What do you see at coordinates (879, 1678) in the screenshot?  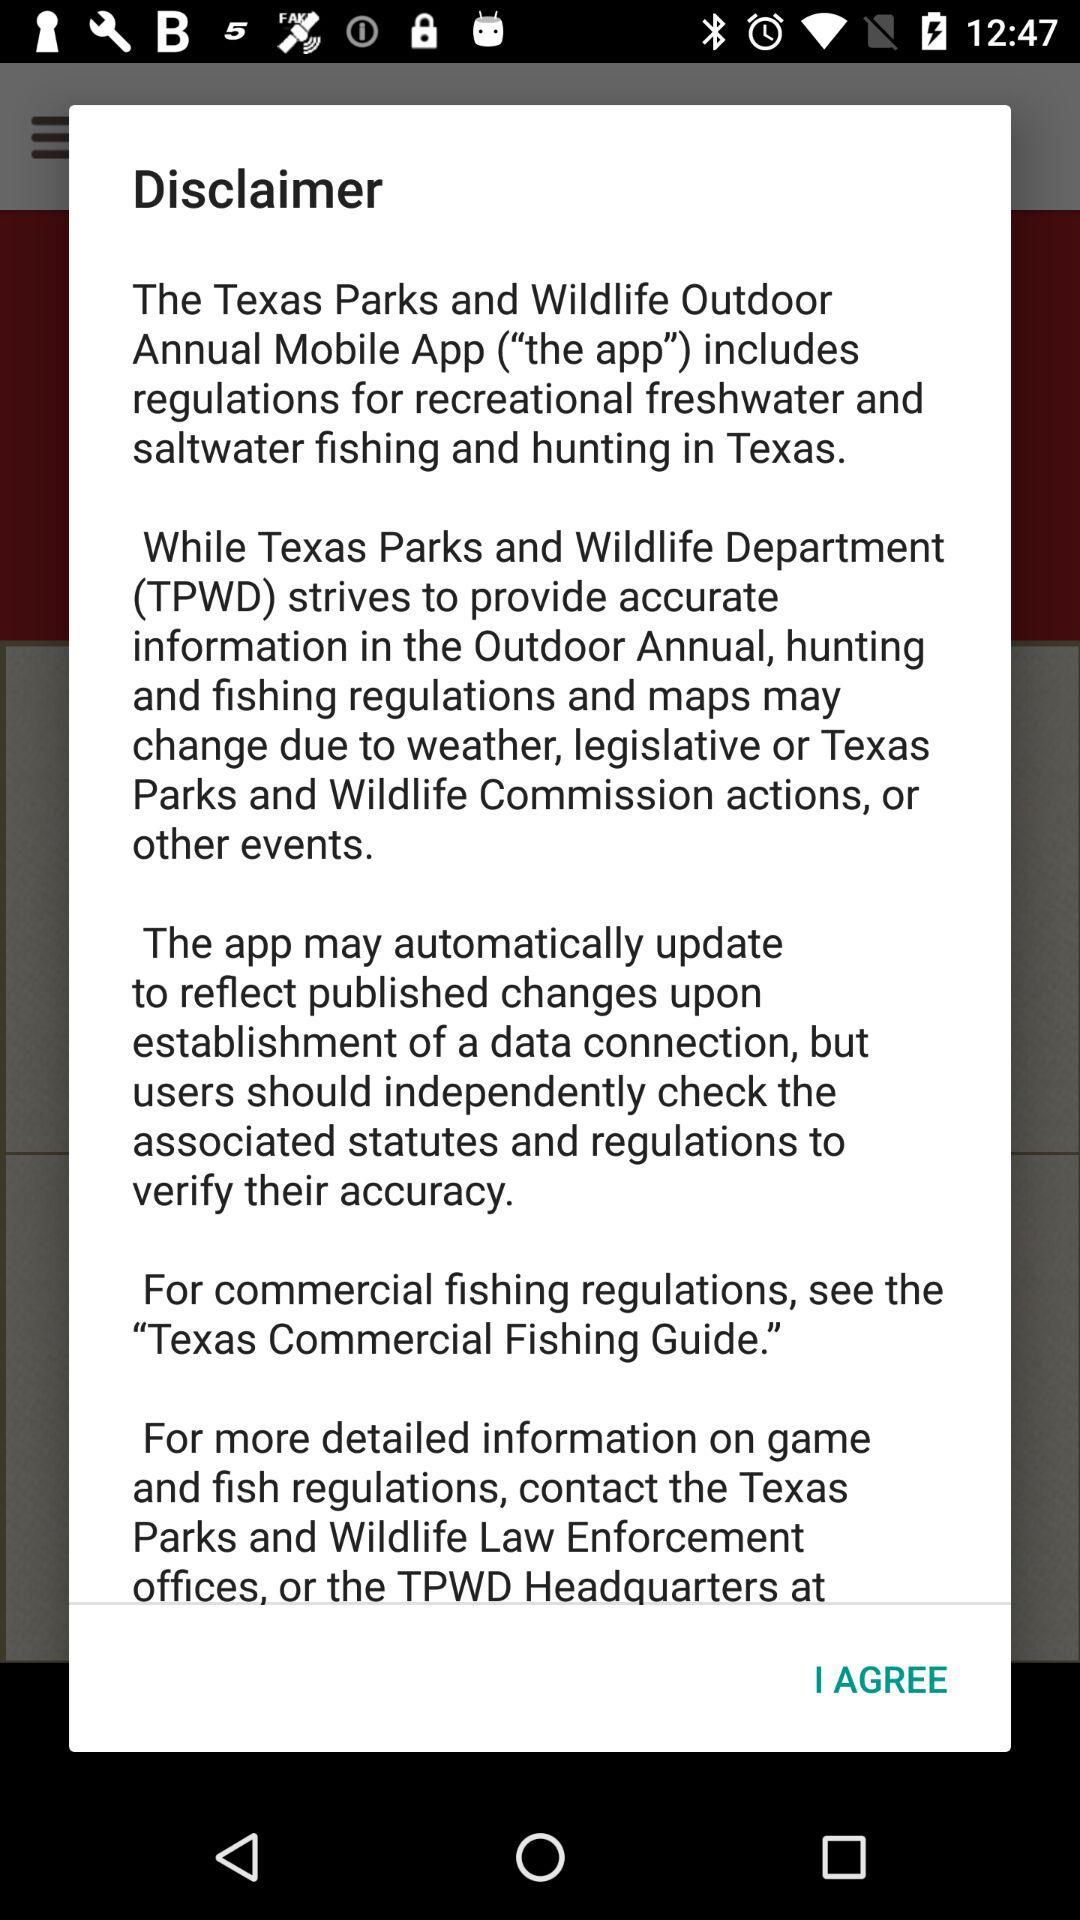 I see `i agree icon` at bounding box center [879, 1678].